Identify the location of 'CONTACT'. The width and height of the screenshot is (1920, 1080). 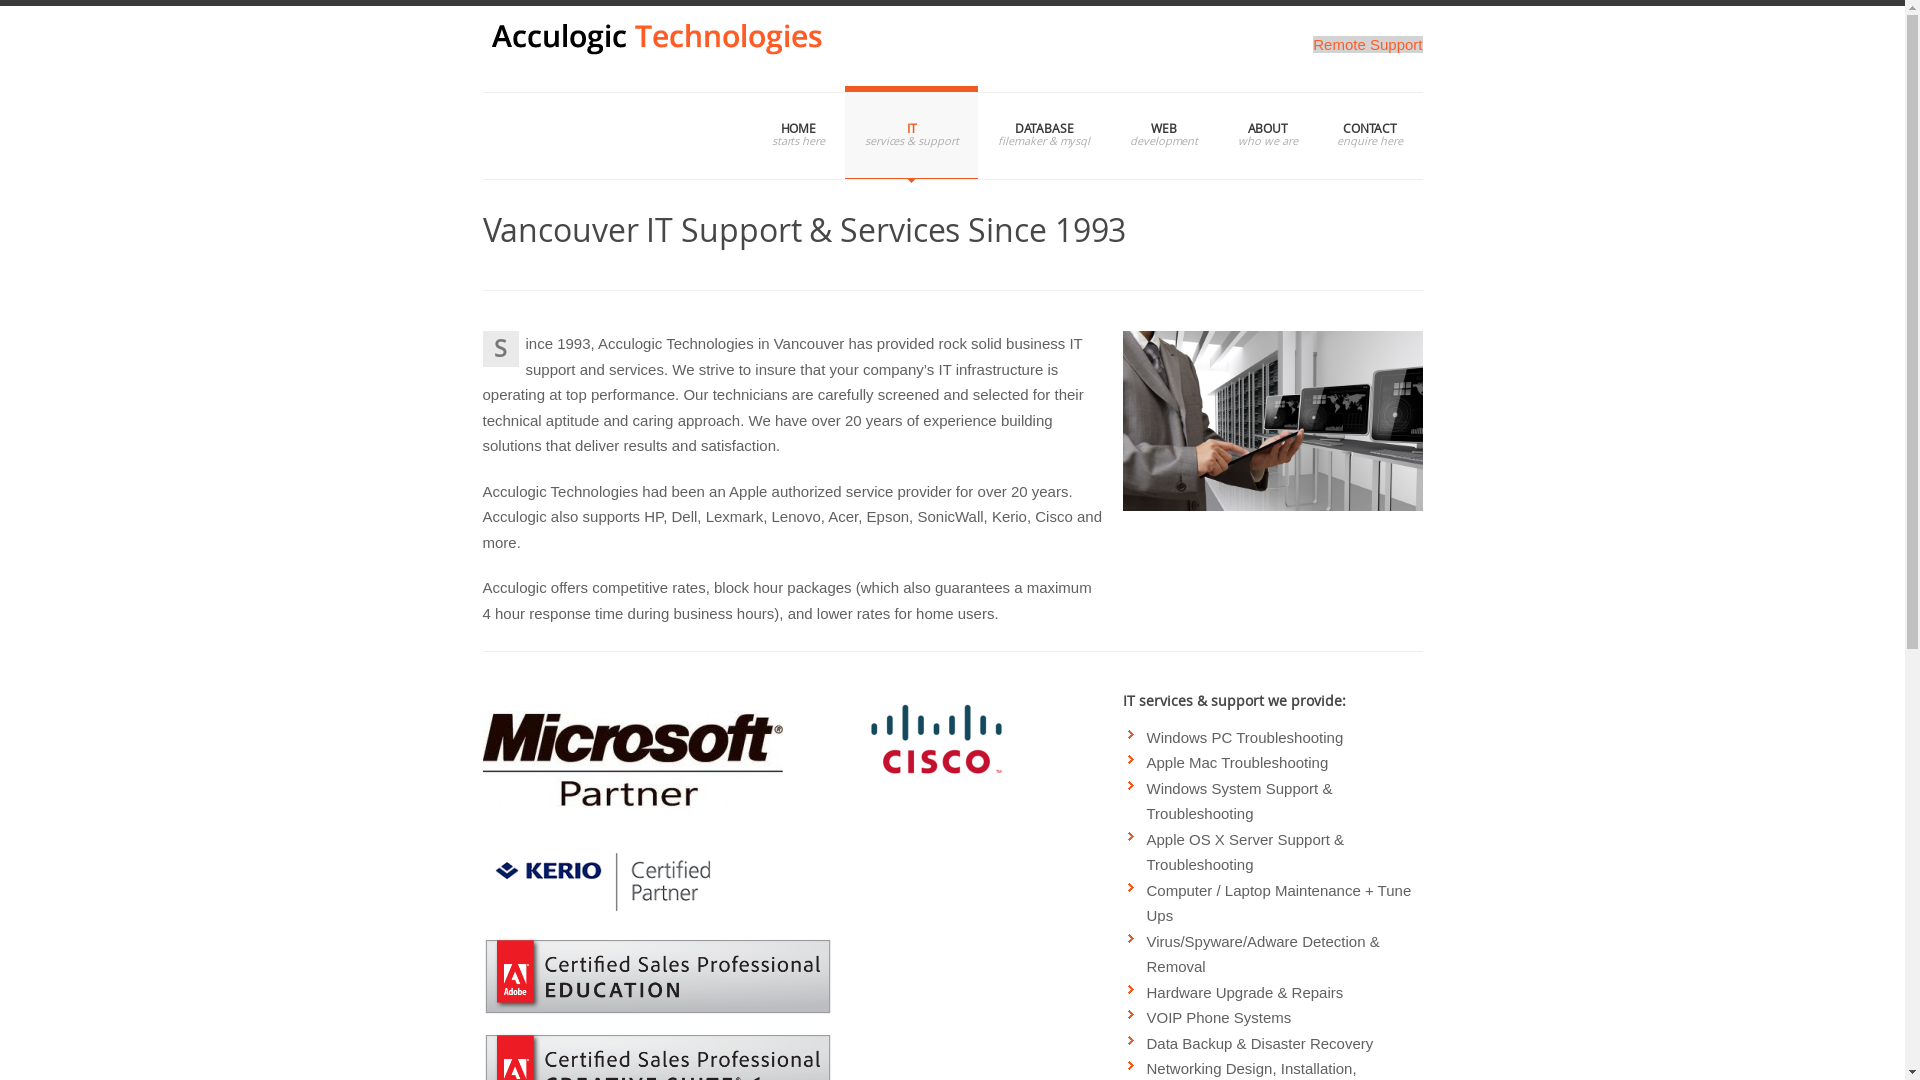
(1368, 132).